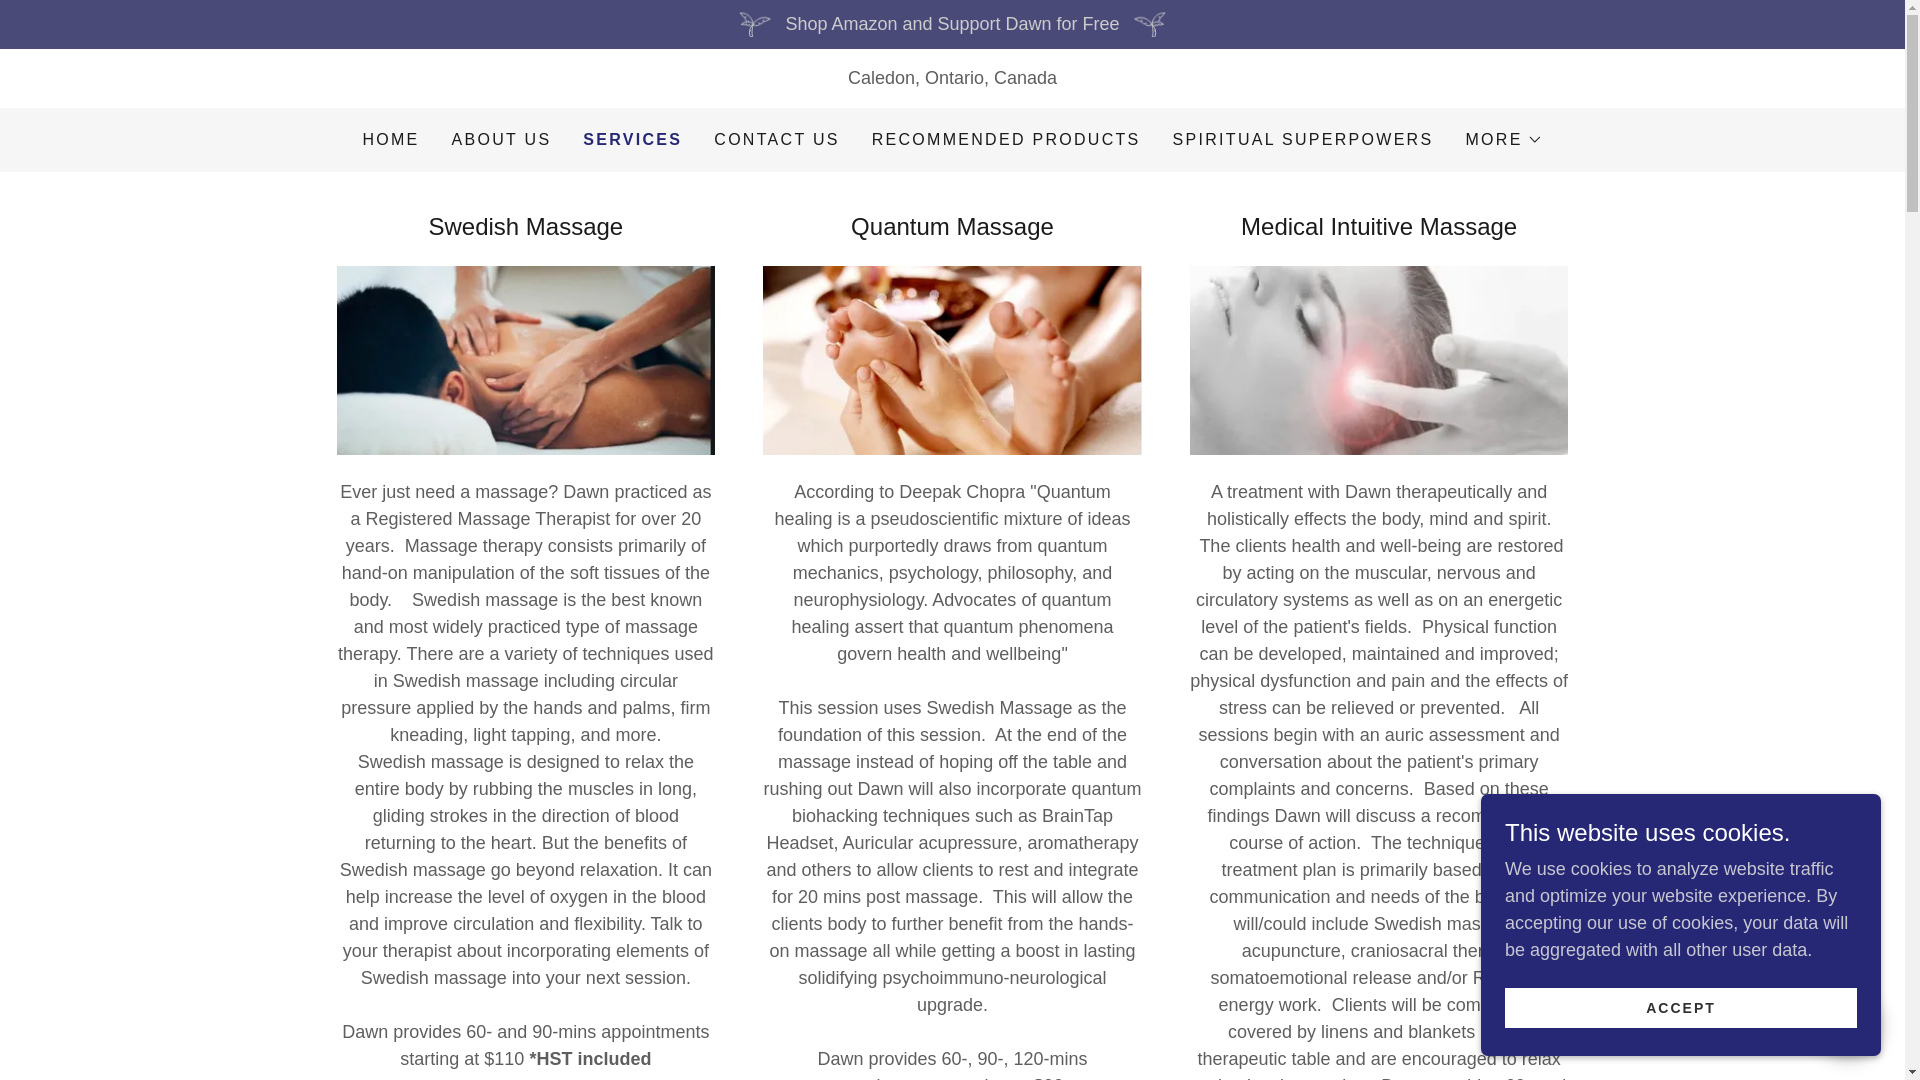  What do you see at coordinates (390, 138) in the screenshot?
I see `'HOME'` at bounding box center [390, 138].